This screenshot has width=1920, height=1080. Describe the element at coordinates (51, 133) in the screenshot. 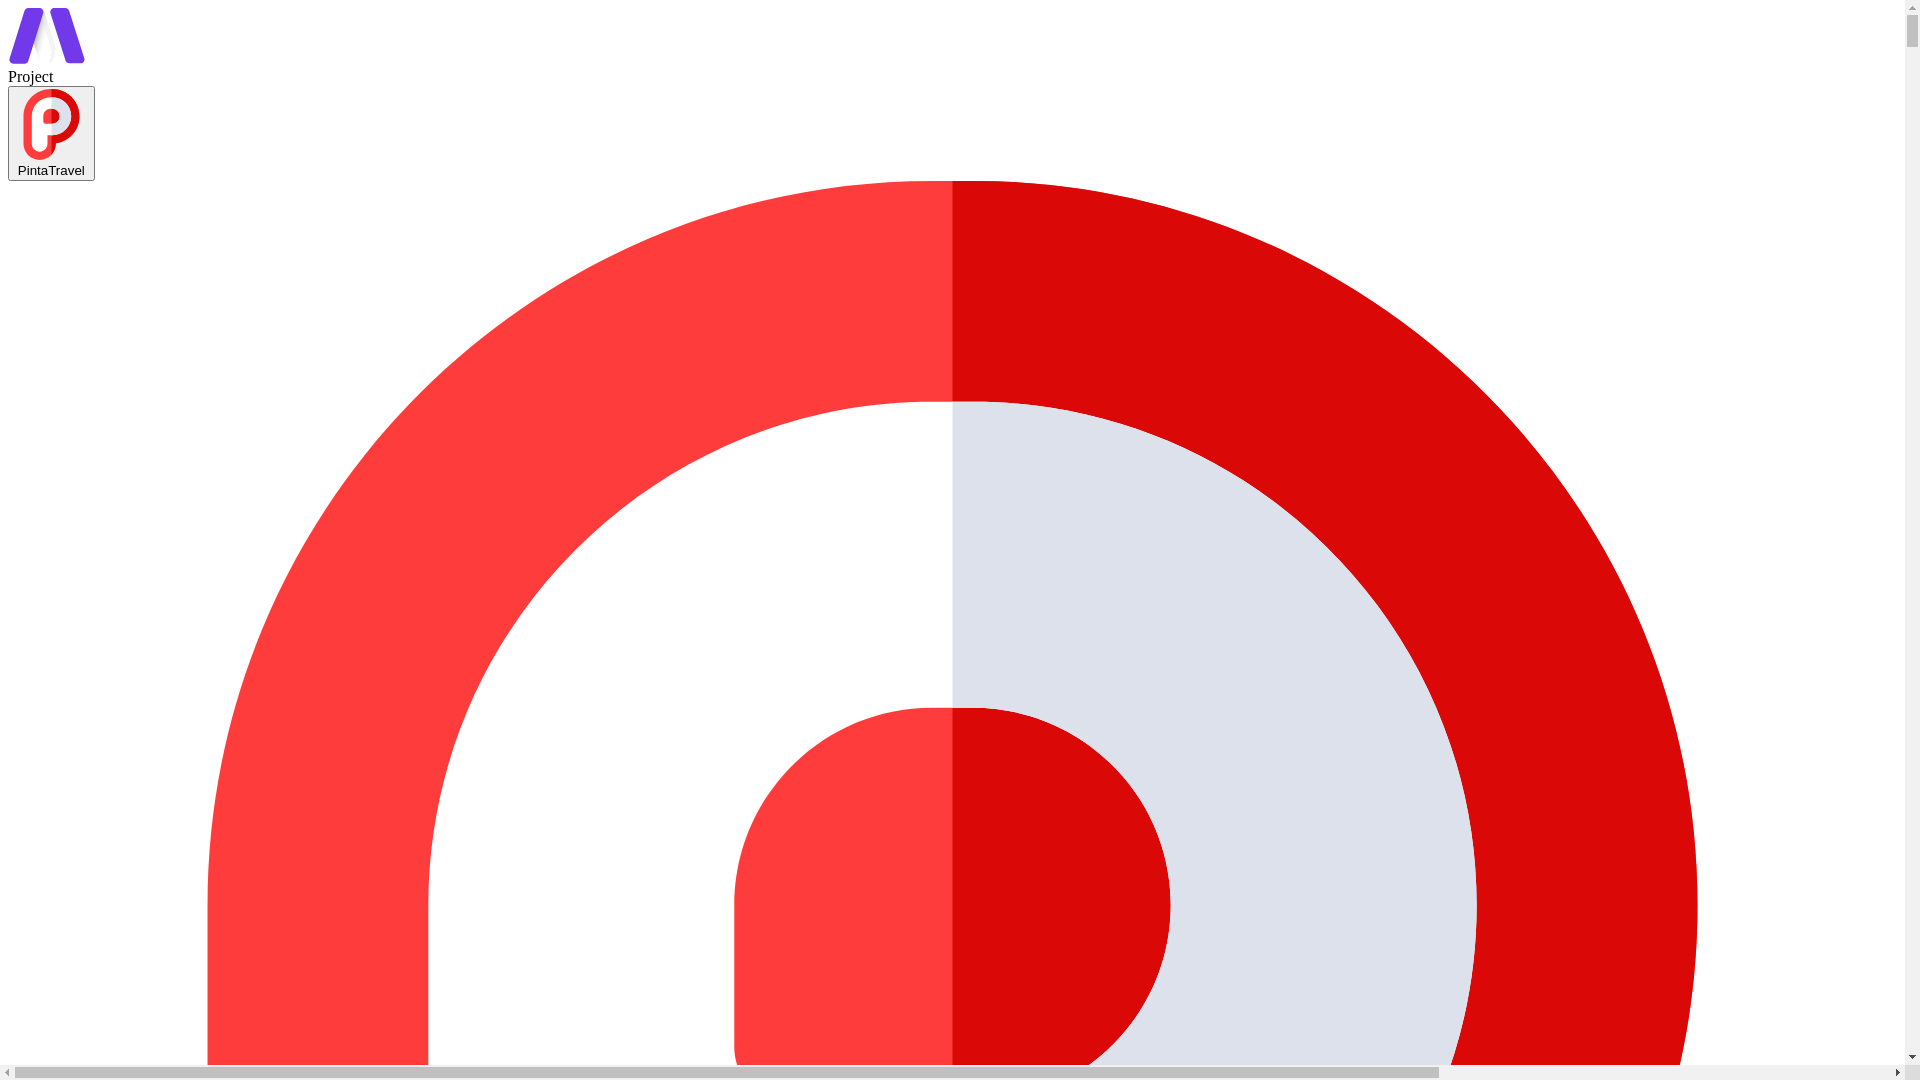

I see `'PintaTravel'` at that location.